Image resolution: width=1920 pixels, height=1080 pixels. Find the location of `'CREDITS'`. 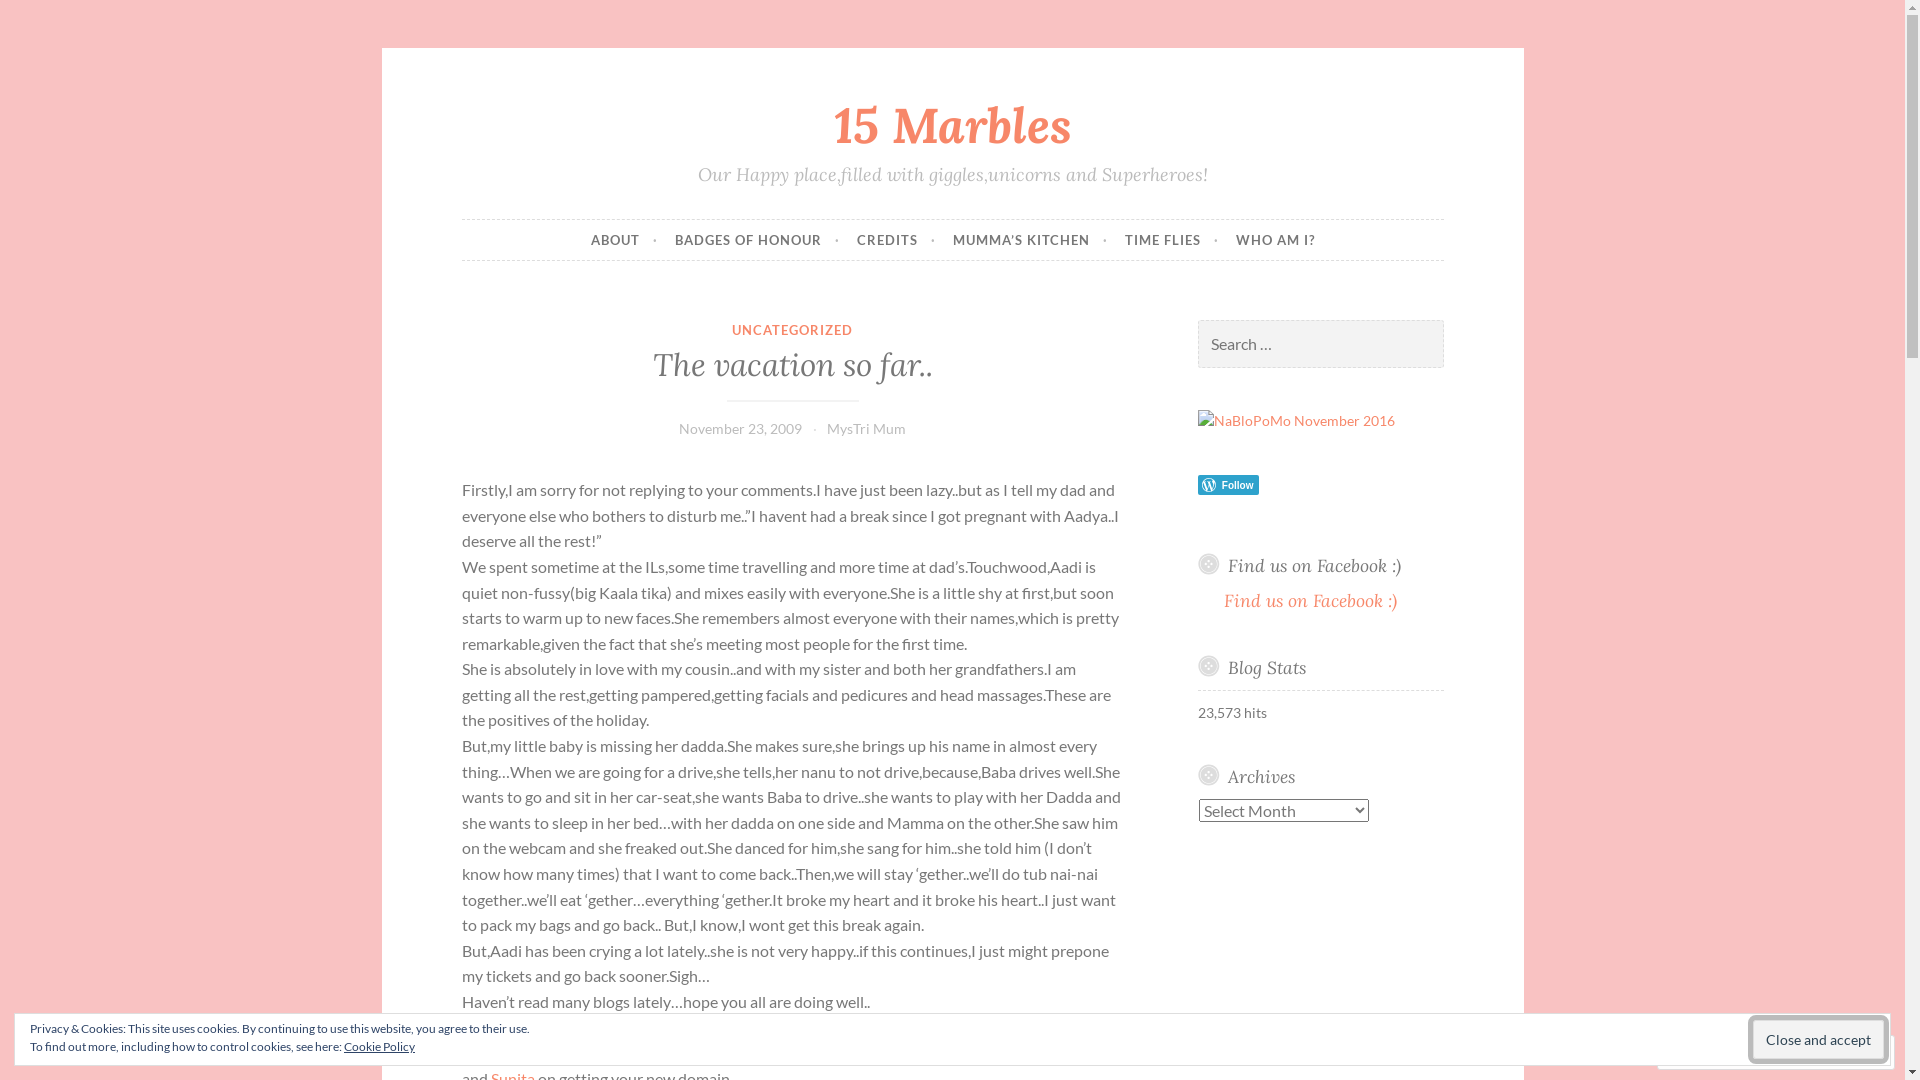

'CREDITS' is located at coordinates (855, 238).